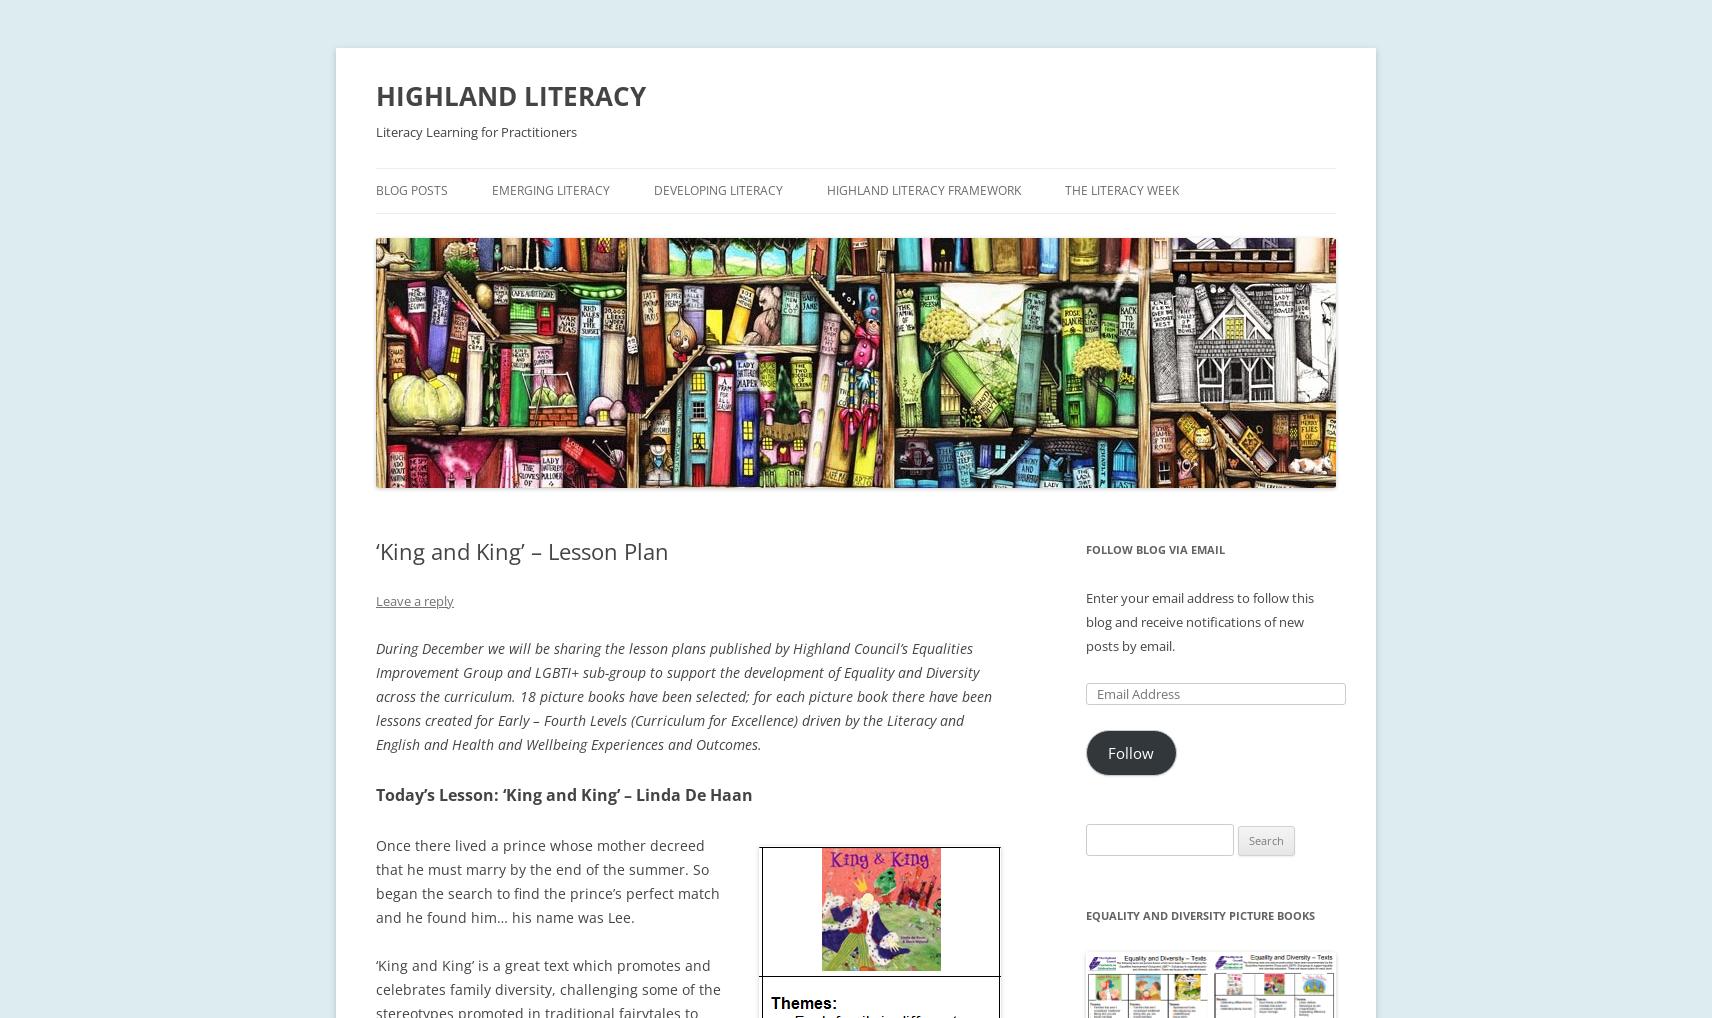  What do you see at coordinates (922, 190) in the screenshot?
I see `'Highland Literacy Framework'` at bounding box center [922, 190].